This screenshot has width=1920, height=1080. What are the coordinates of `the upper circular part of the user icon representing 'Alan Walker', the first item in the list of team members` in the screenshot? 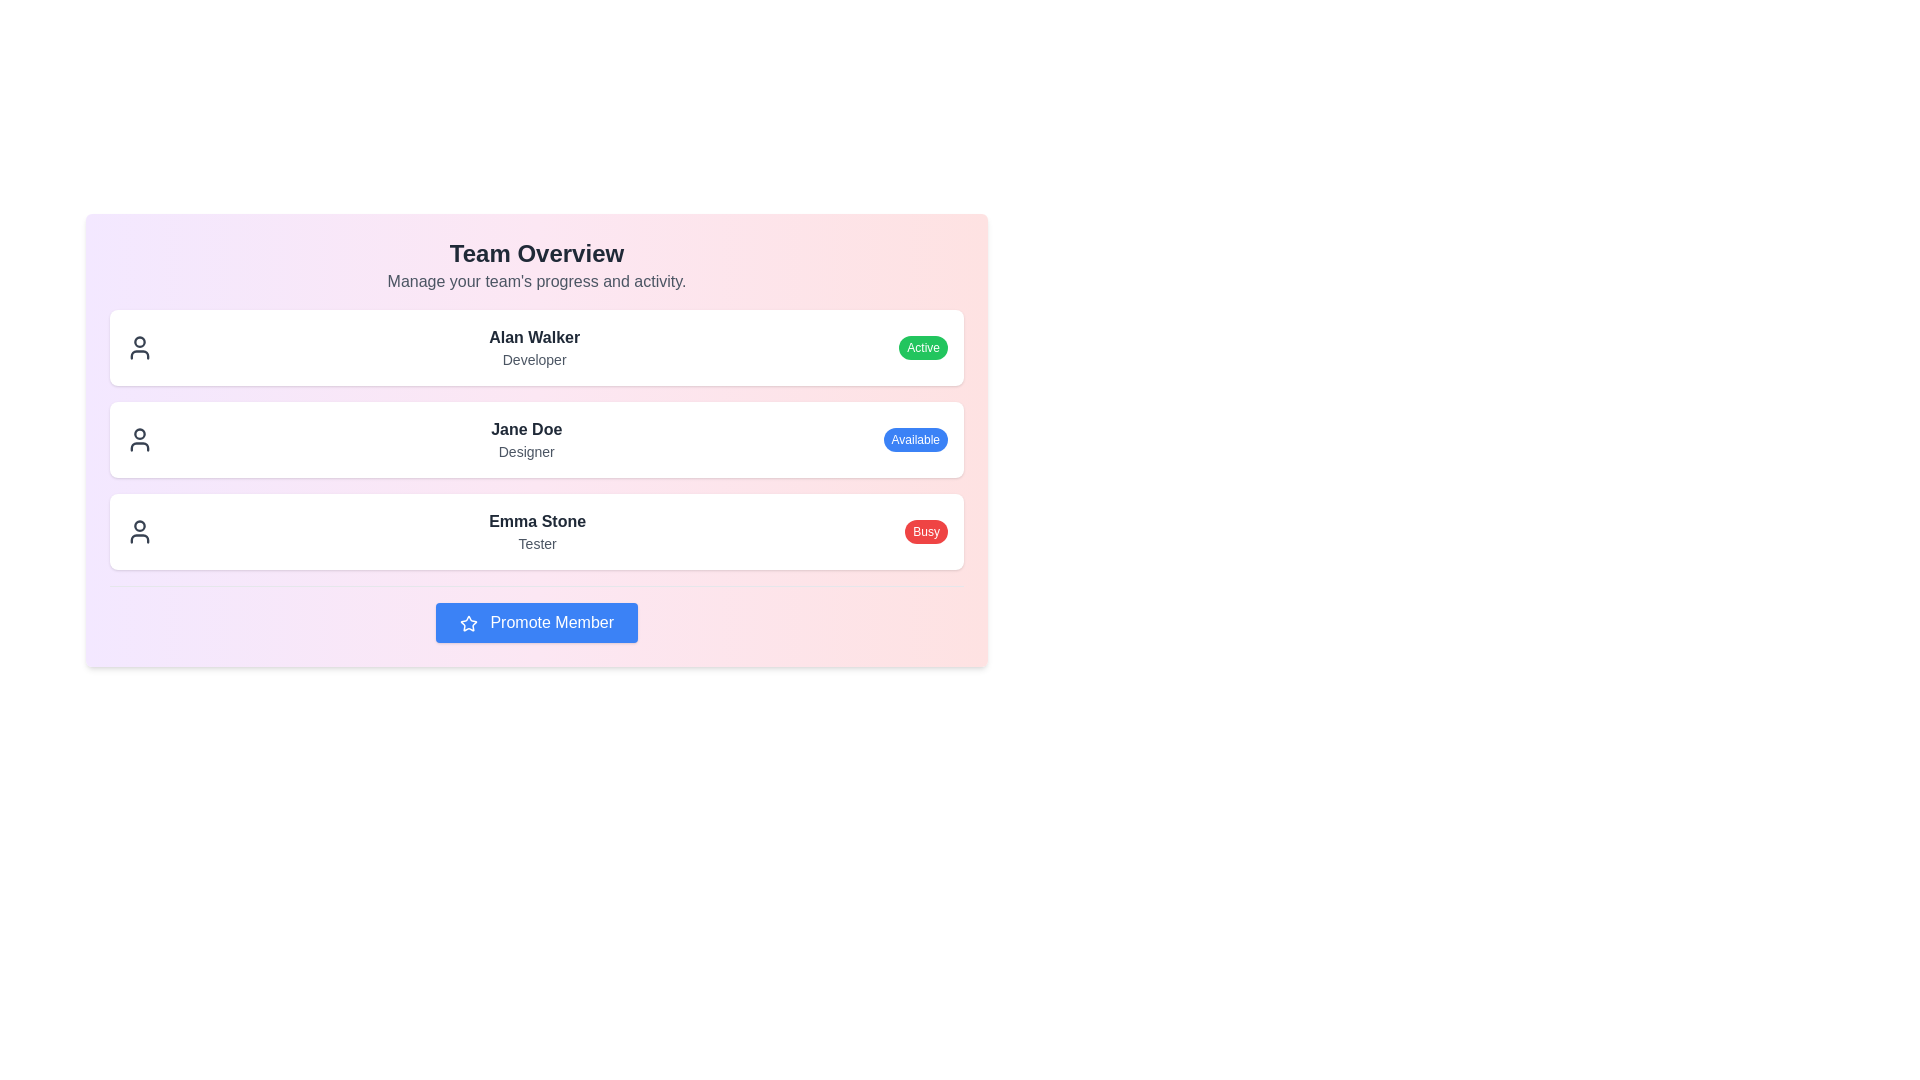 It's located at (138, 341).